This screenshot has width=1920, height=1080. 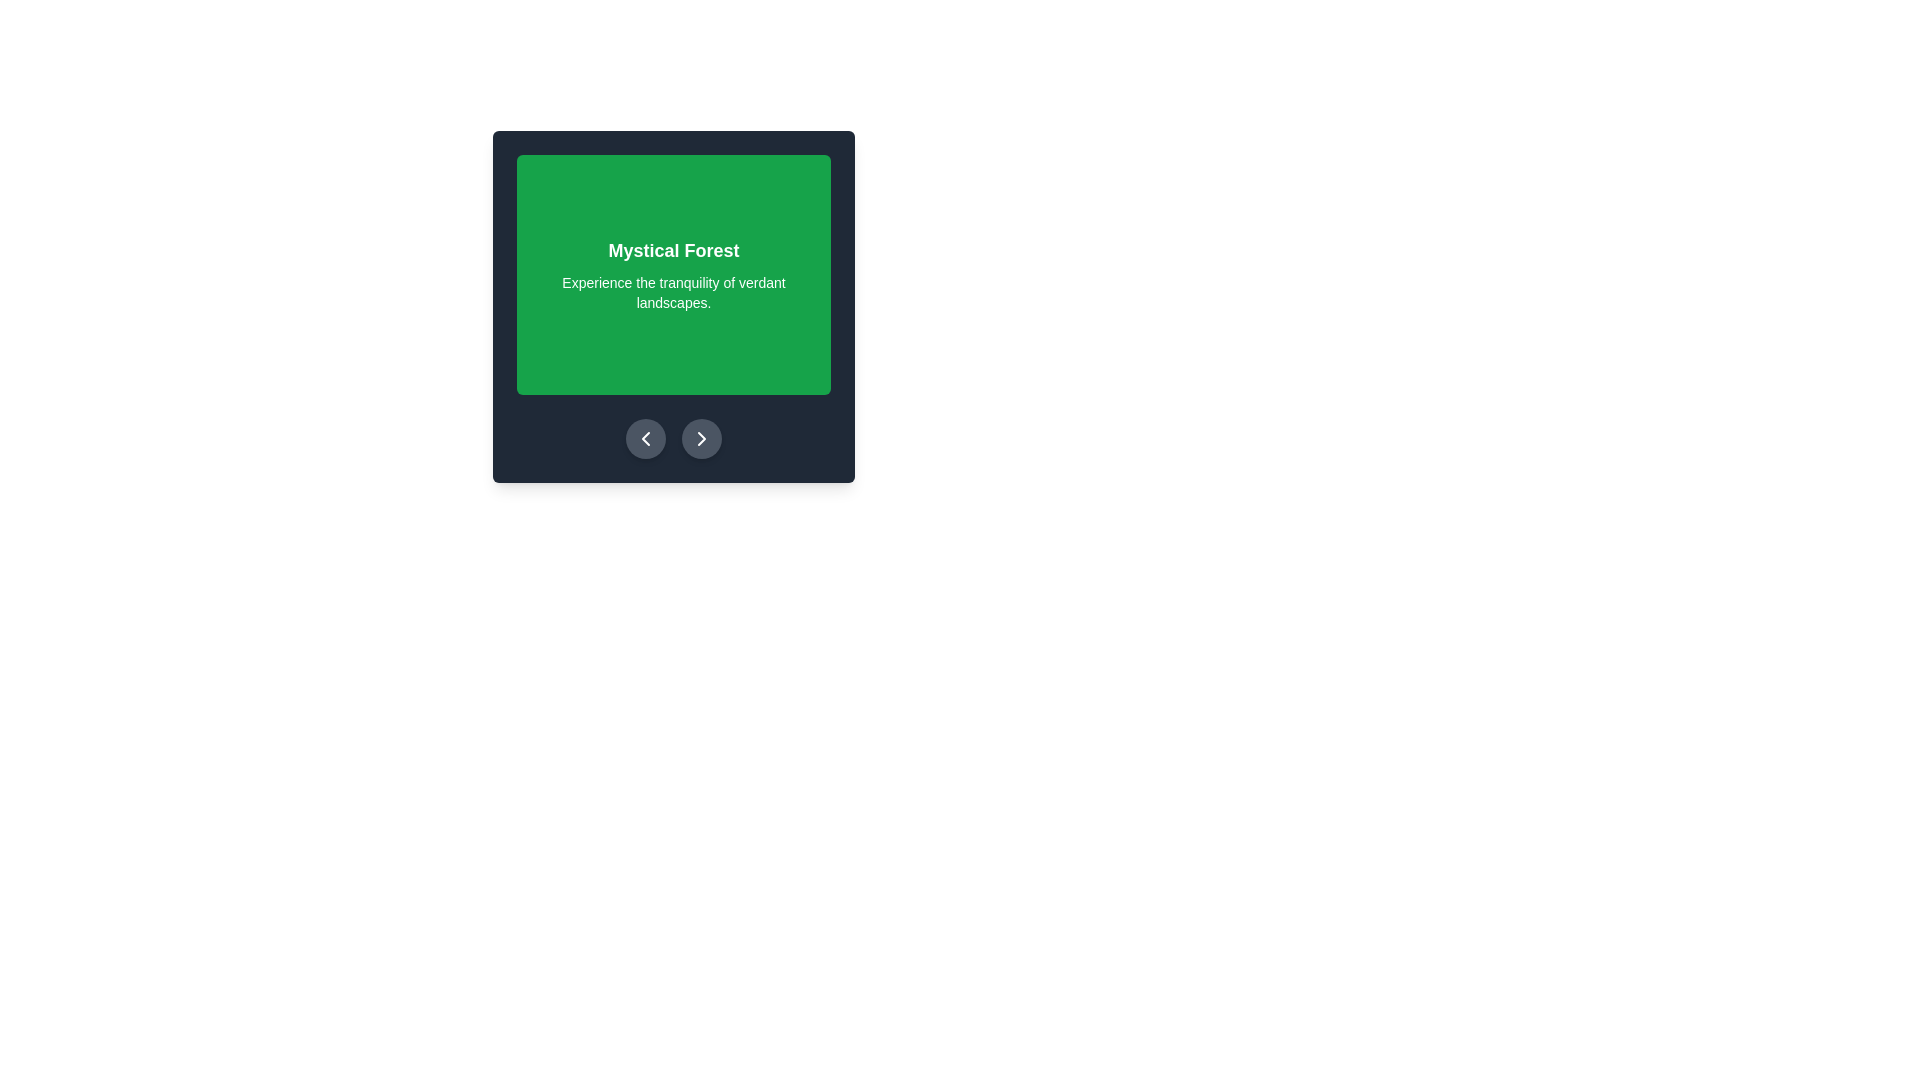 I want to click on the 'Mystical Forest' text block, which features a large, bold title and a smaller descriptive line on a green rectangular background, so click(x=673, y=274).